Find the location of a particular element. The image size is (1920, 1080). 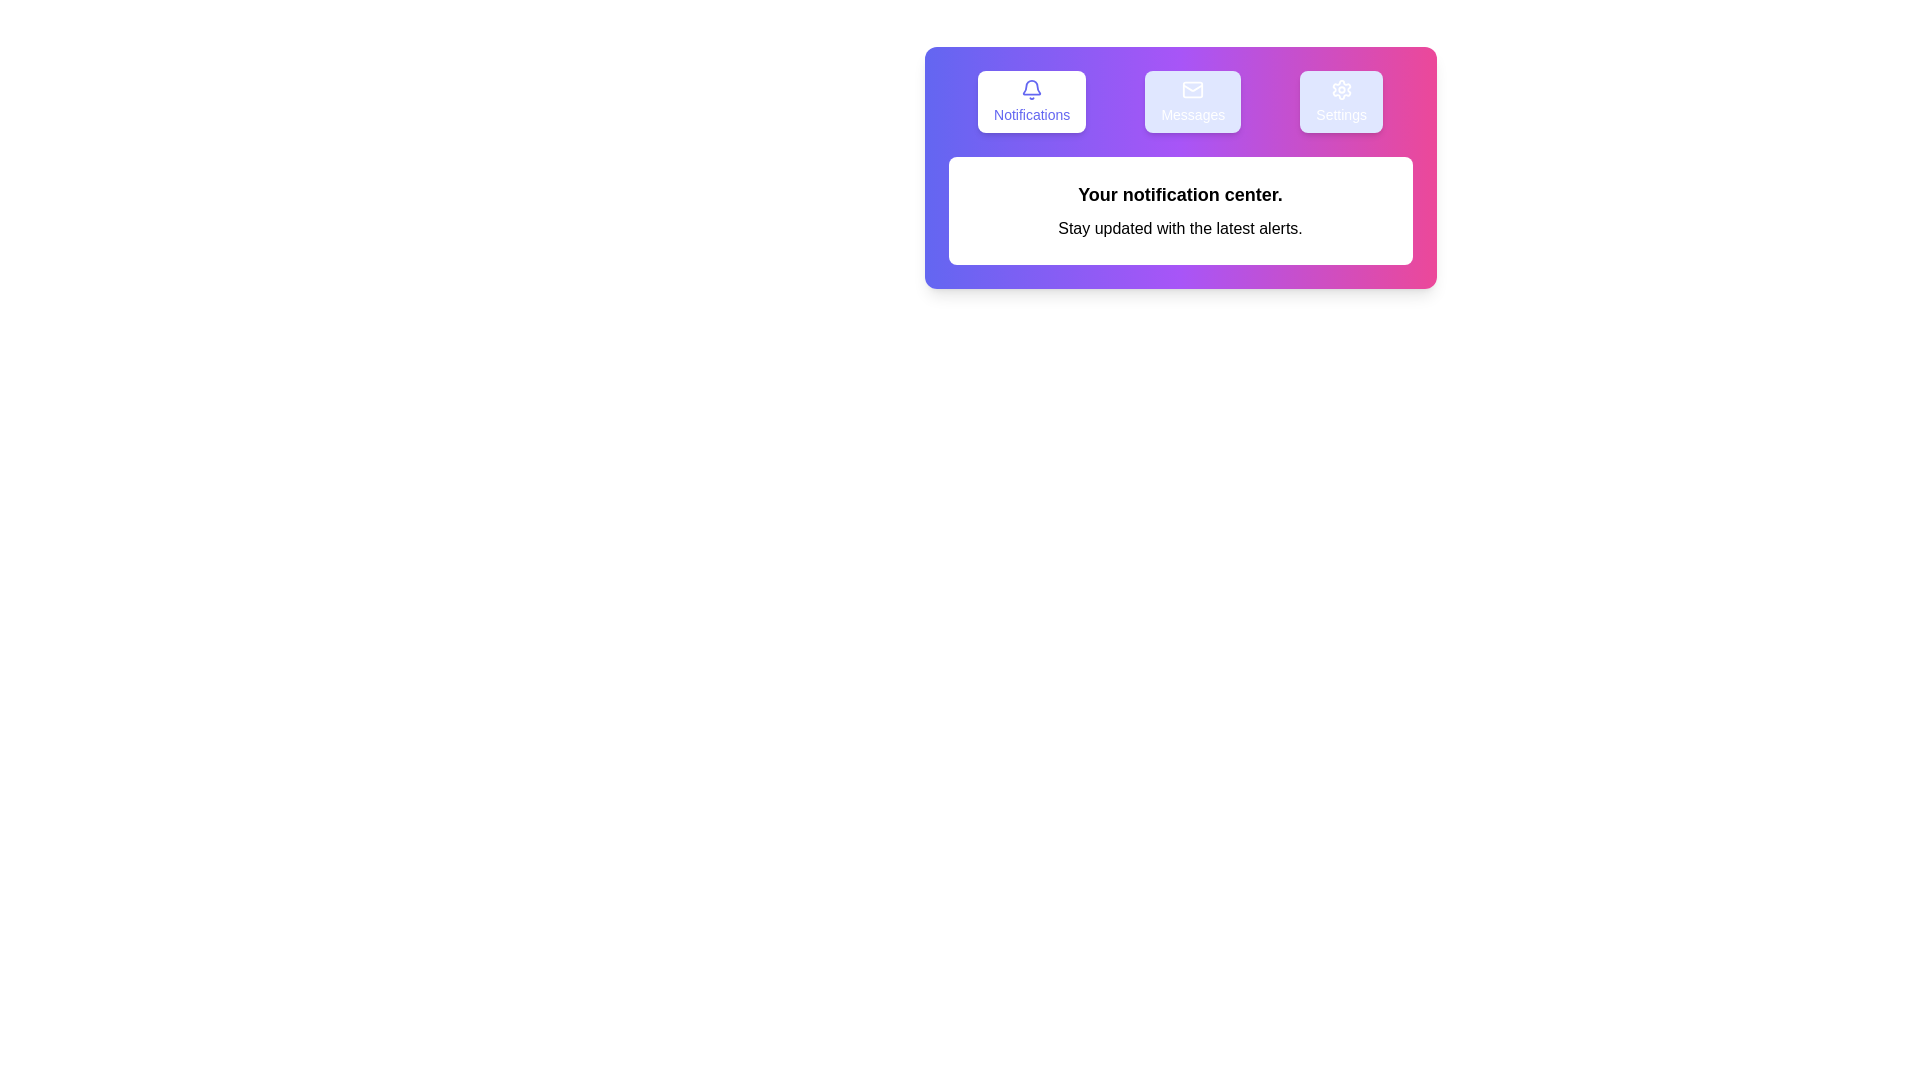

the 'Notifications' icon located in the notification section of the user interface, positioned above the text 'Notifications' is located at coordinates (1032, 86).